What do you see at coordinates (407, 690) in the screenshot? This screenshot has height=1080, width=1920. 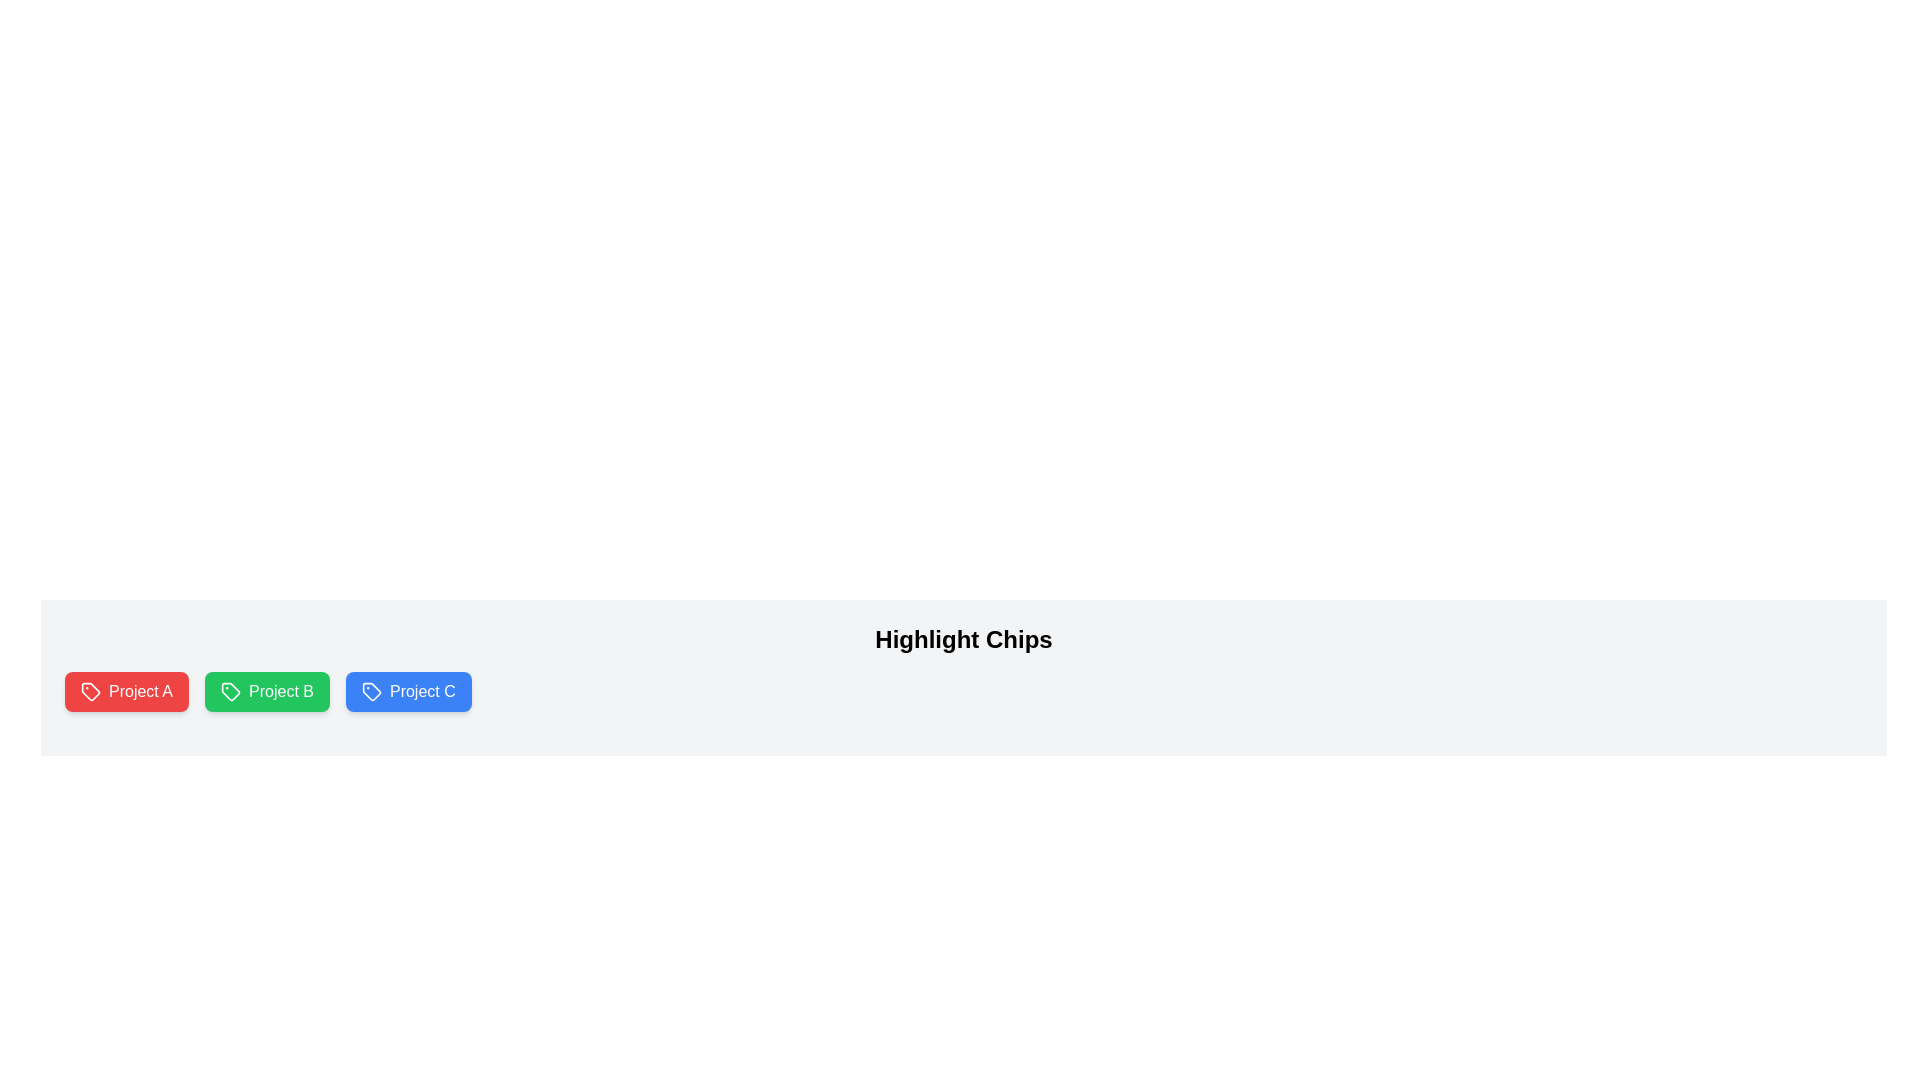 I see `the chip labeled Project C` at bounding box center [407, 690].